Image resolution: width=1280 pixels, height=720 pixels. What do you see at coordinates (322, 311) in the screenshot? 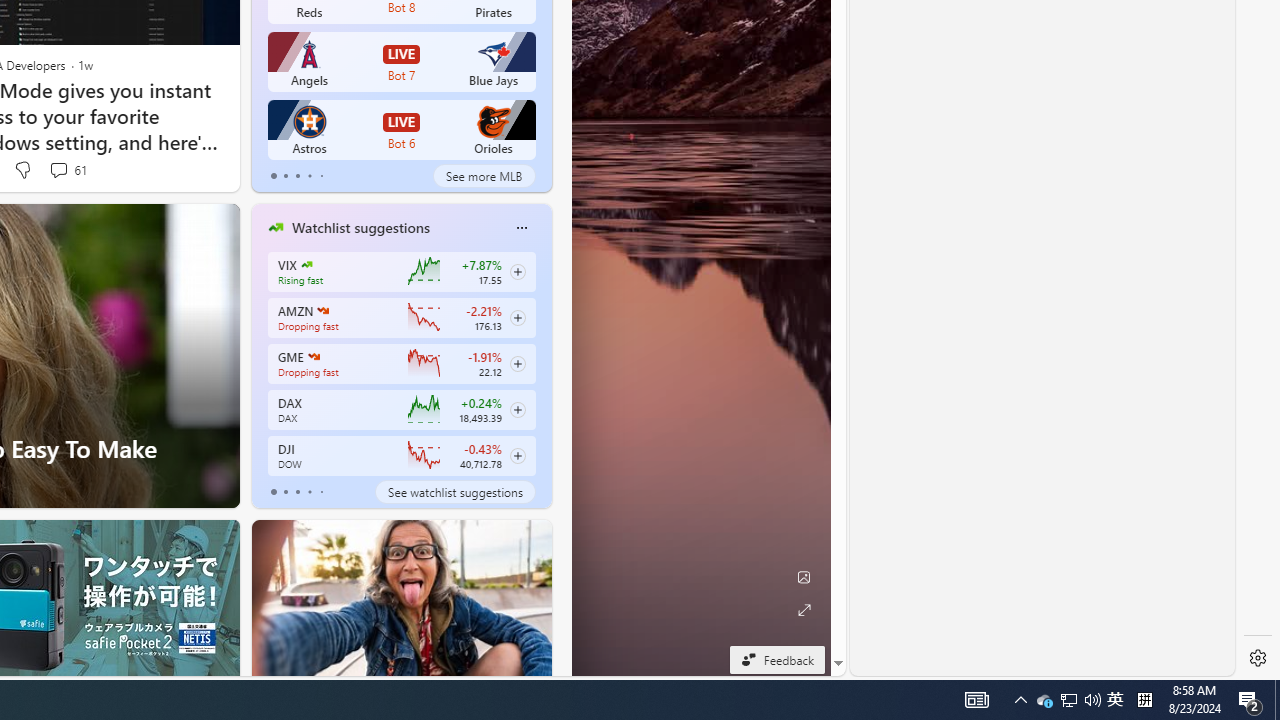
I see `'AMAZON.COM, INC.'` at bounding box center [322, 311].